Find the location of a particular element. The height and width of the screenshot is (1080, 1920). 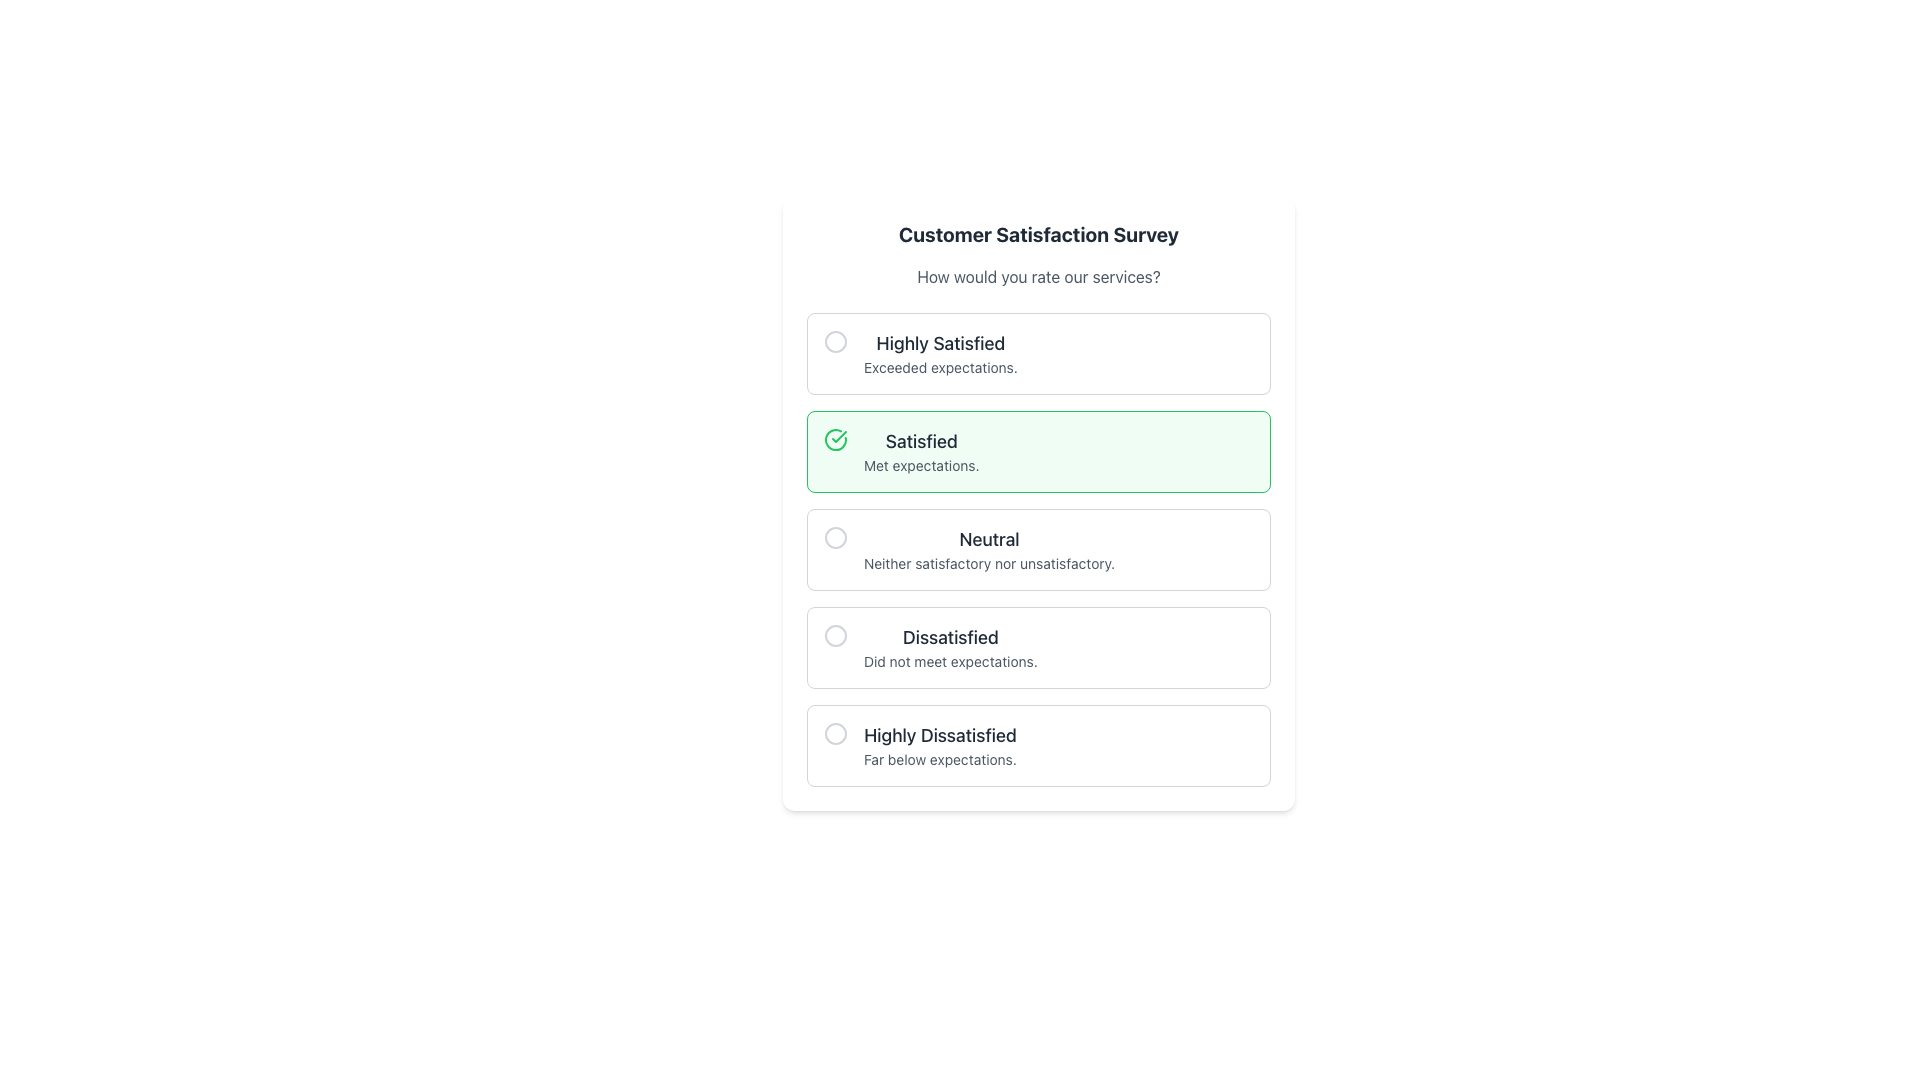

the 'Highly Dissatisfied' radio button option, which is the last item in the vertical list of satisfaction options in the survey is located at coordinates (1038, 745).